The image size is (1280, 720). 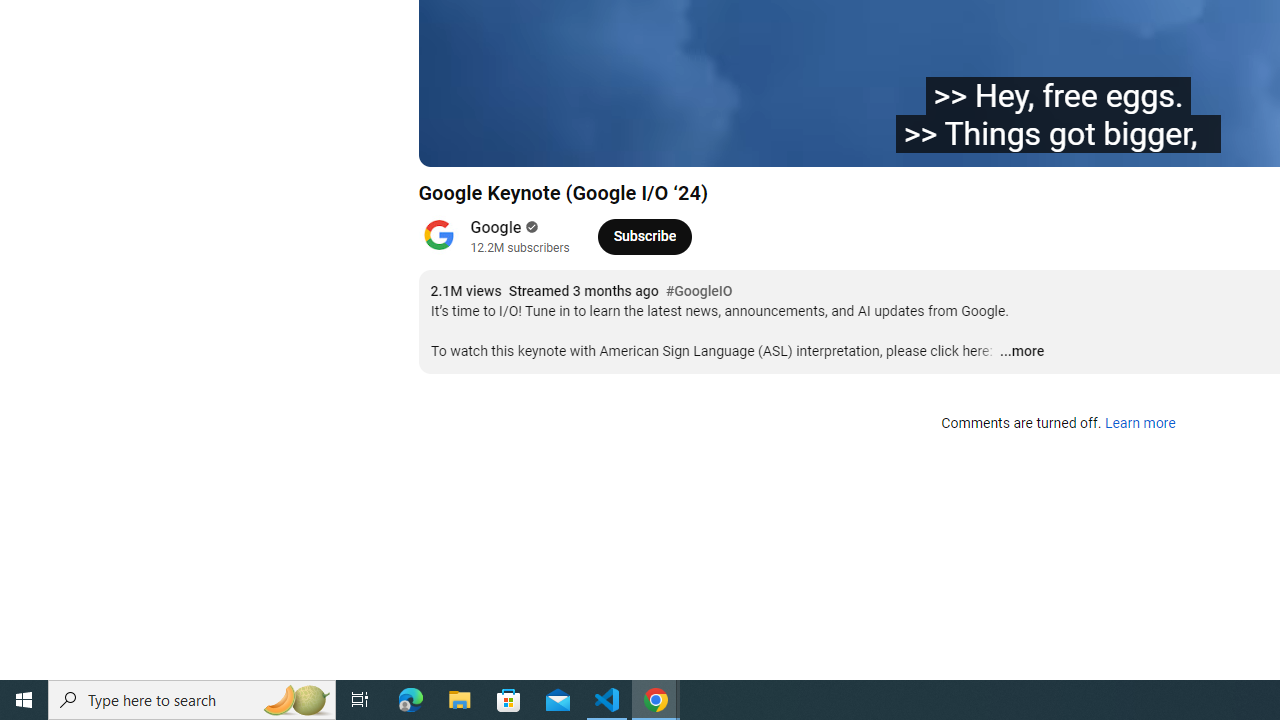 I want to click on 'Verified', so click(x=530, y=226).